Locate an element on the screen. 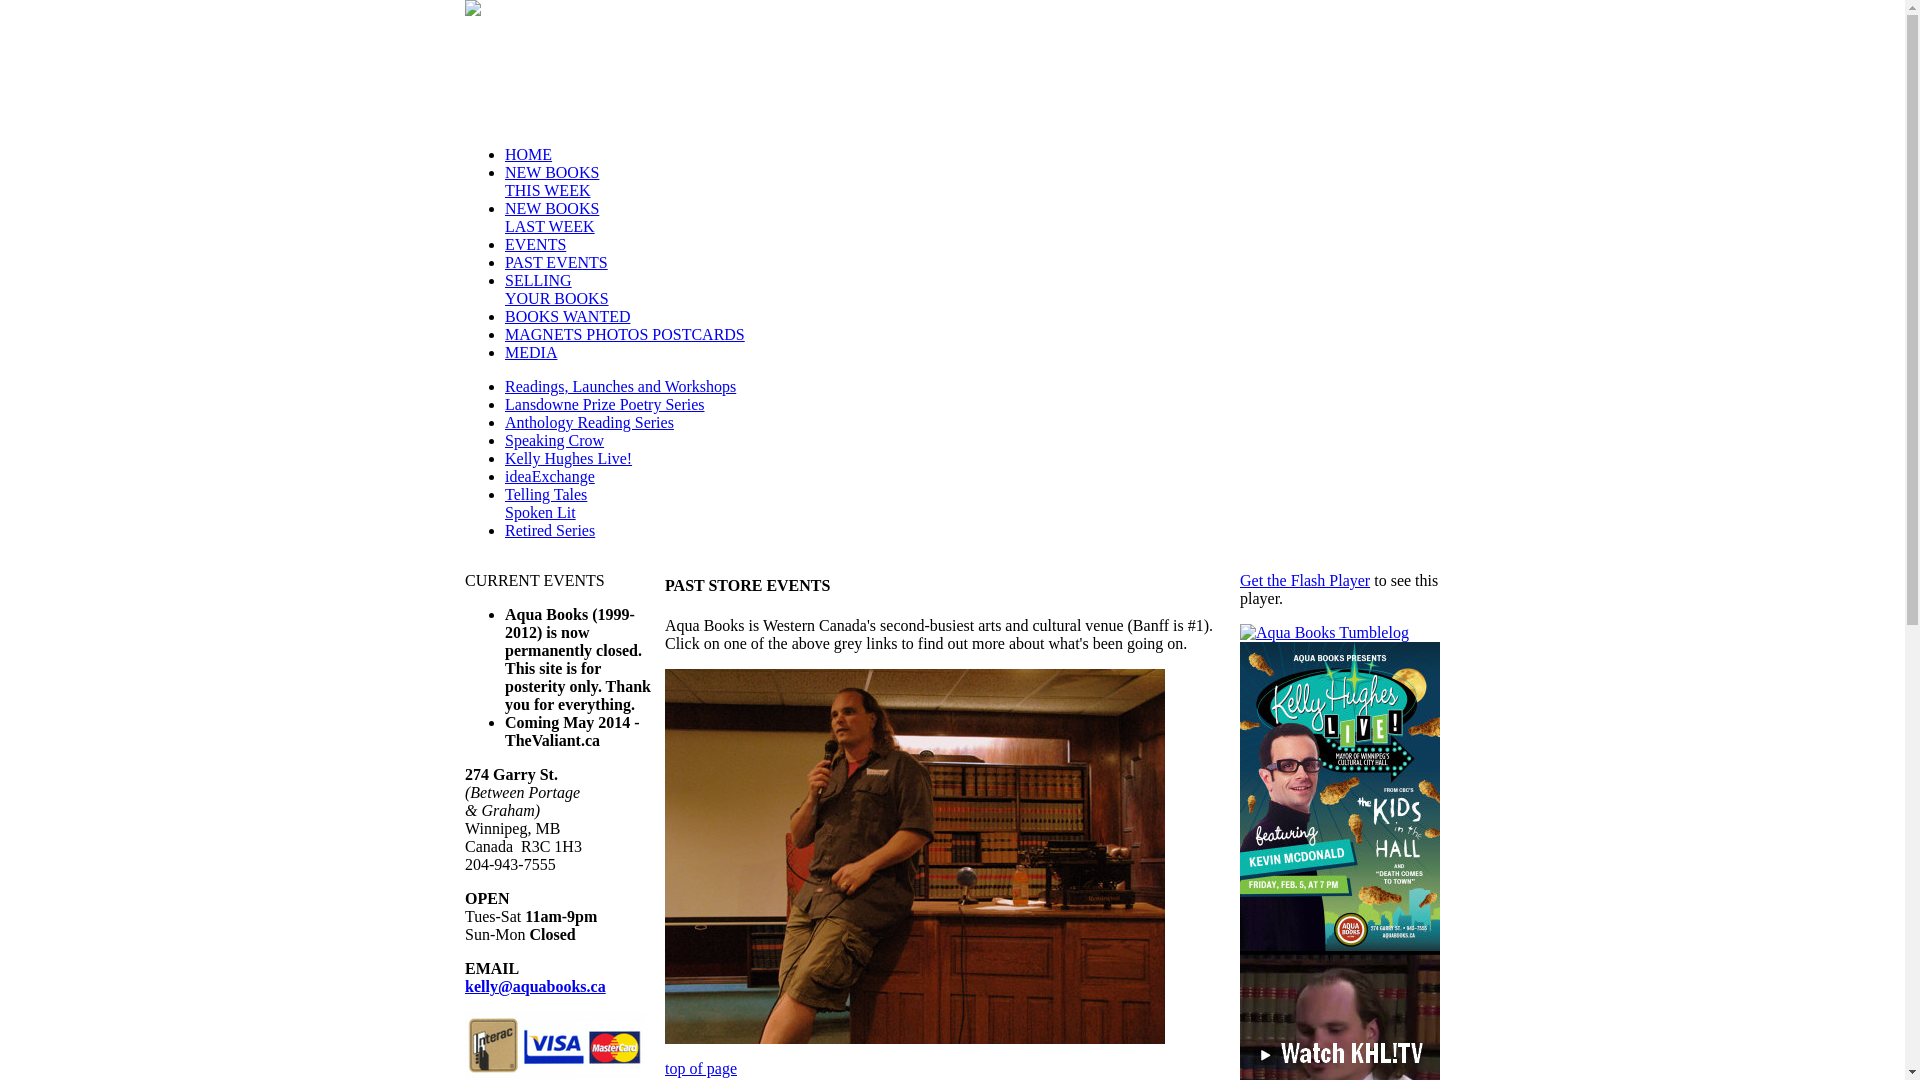 Image resolution: width=1920 pixels, height=1080 pixels. 'HOME' is located at coordinates (528, 153).